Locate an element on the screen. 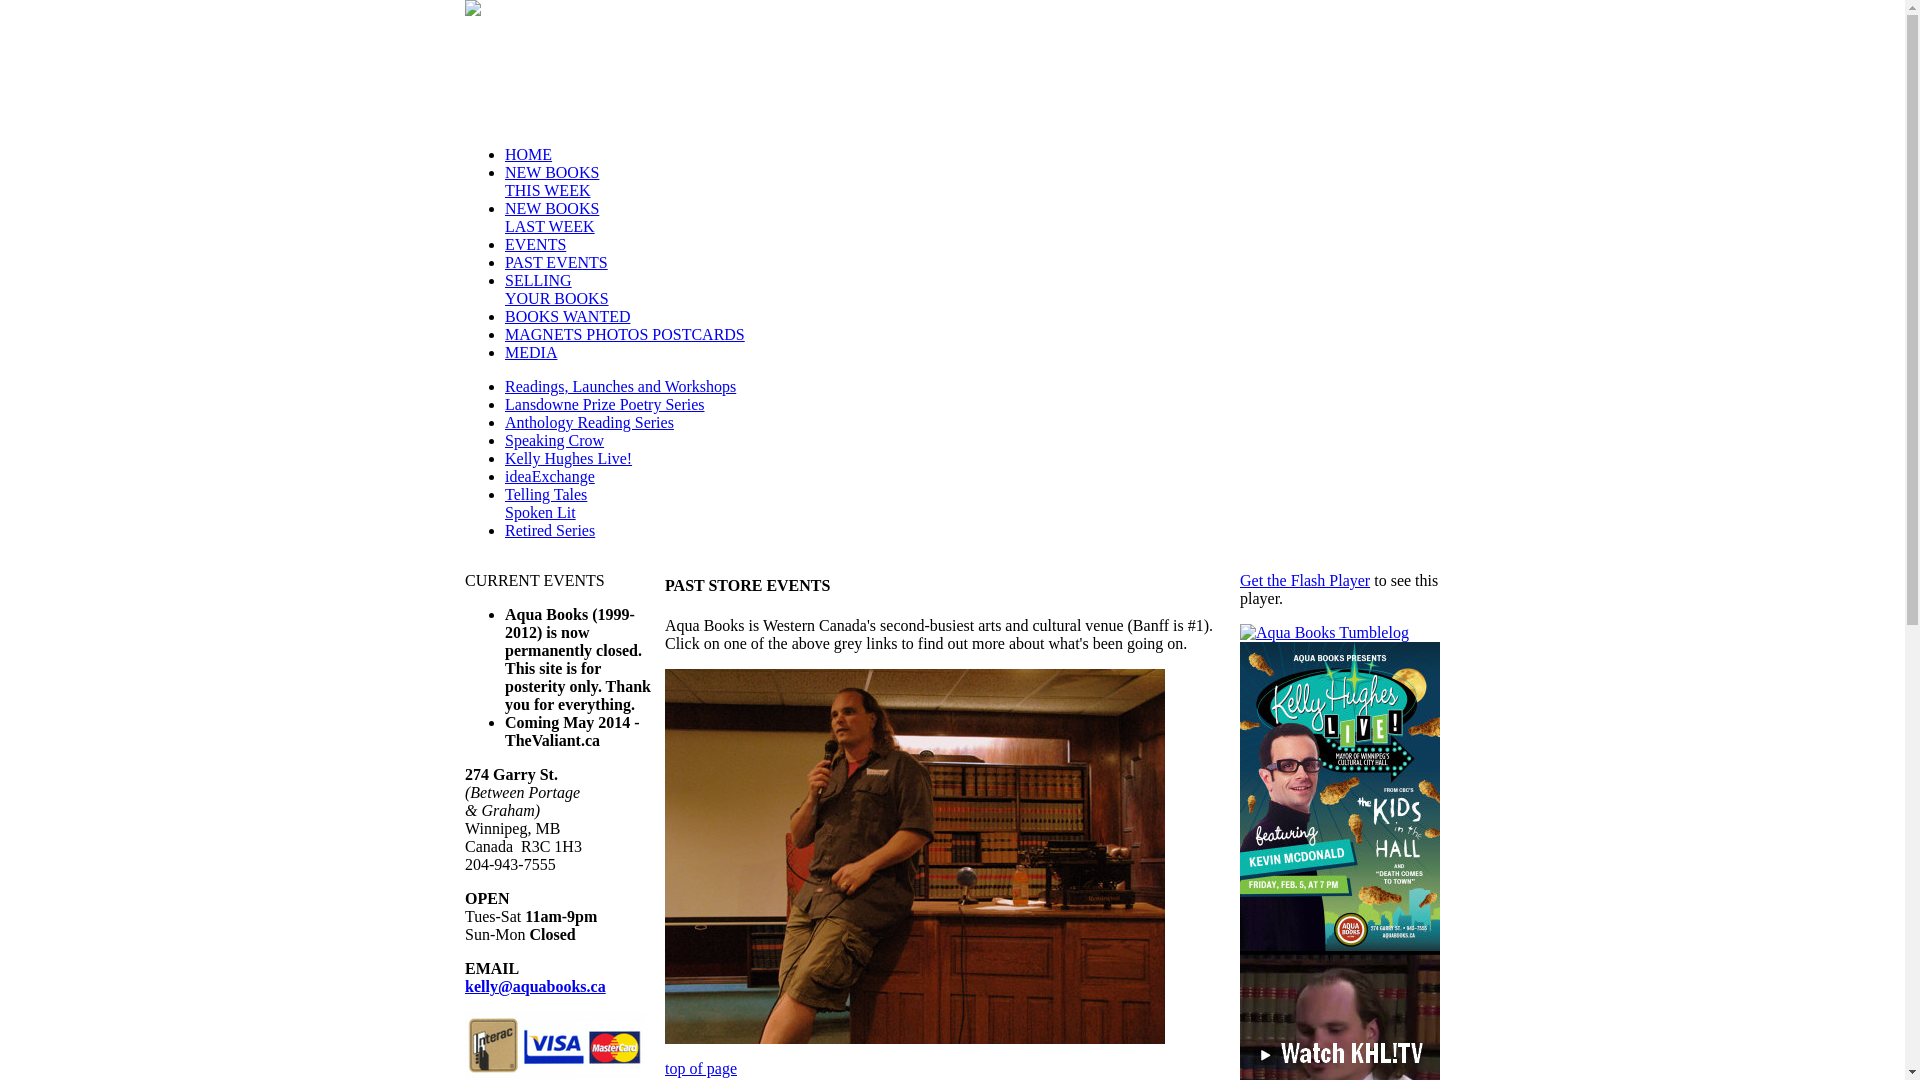 Image resolution: width=1920 pixels, height=1080 pixels. 'HOME' is located at coordinates (528, 153).